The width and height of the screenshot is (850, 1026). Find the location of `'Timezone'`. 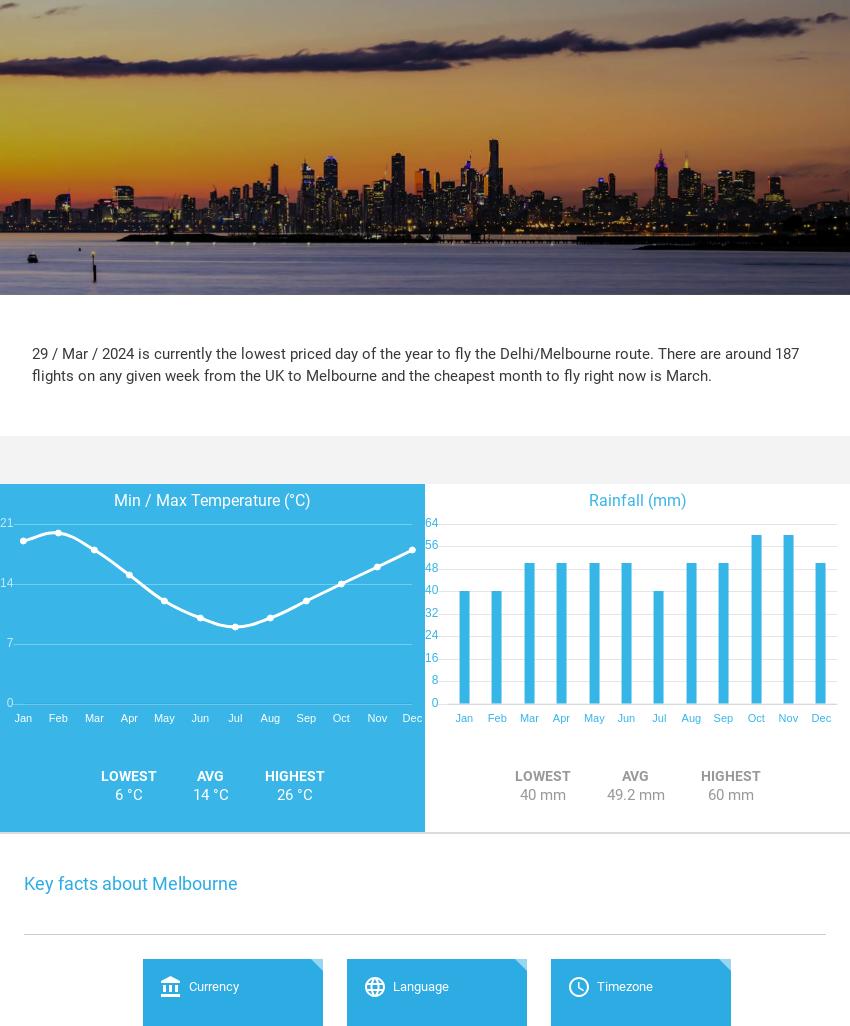

'Timezone' is located at coordinates (624, 984).